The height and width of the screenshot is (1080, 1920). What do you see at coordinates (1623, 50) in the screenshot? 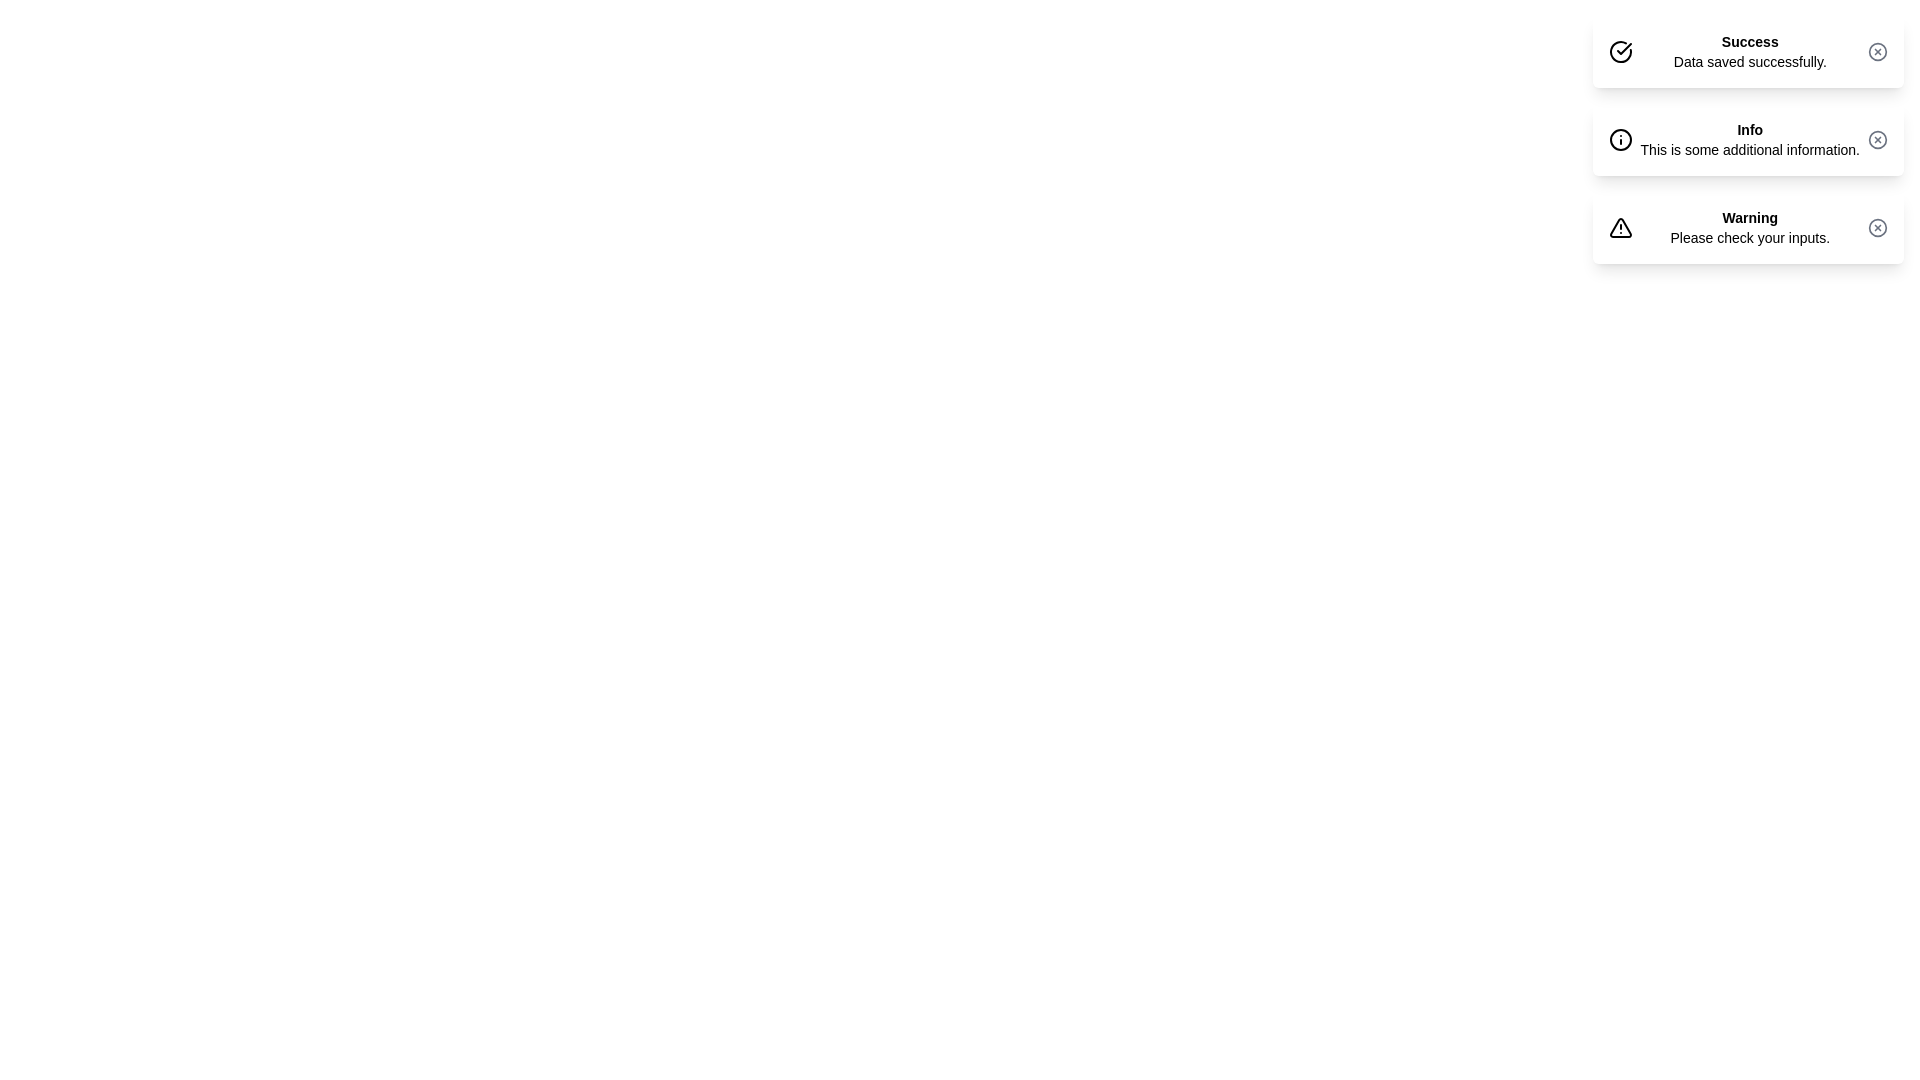
I see `the success icon located inside the notification card at the top of the notification stack` at bounding box center [1623, 50].